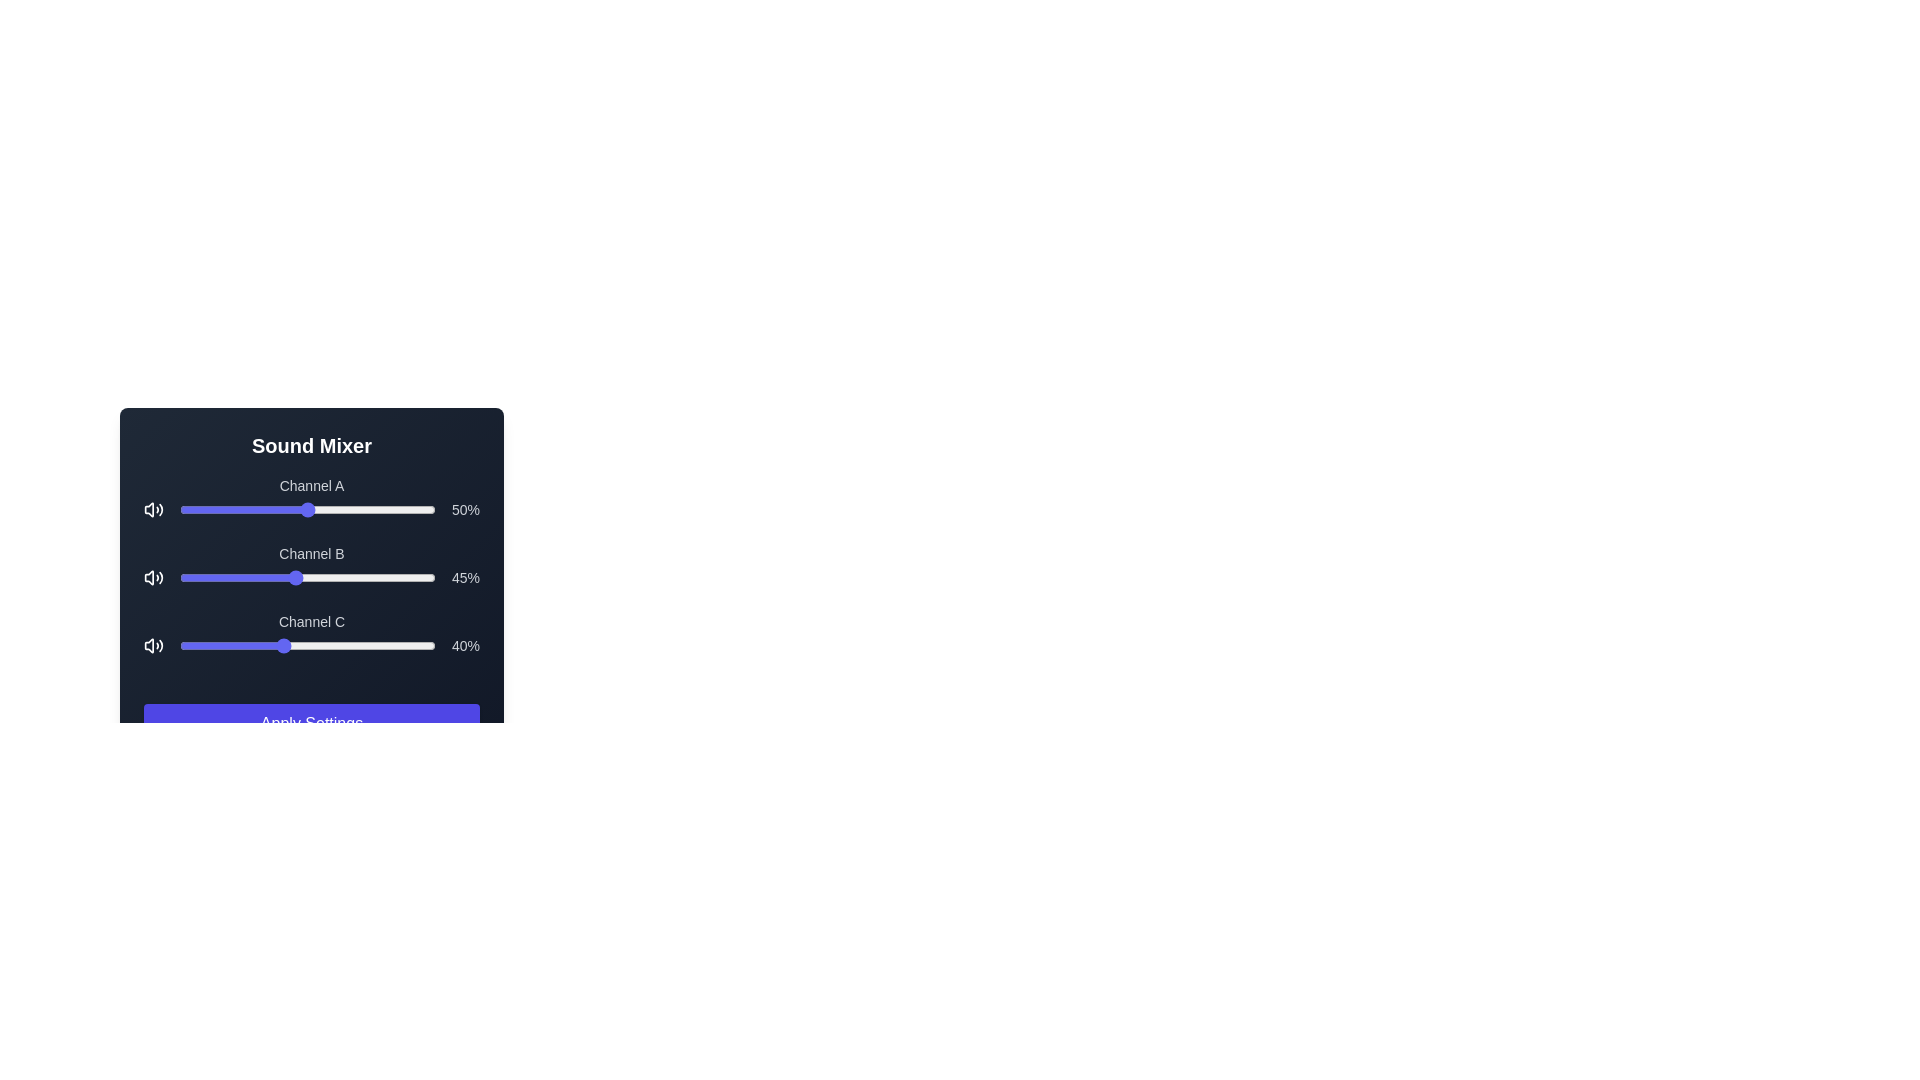  What do you see at coordinates (218, 645) in the screenshot?
I see `the slider` at bounding box center [218, 645].